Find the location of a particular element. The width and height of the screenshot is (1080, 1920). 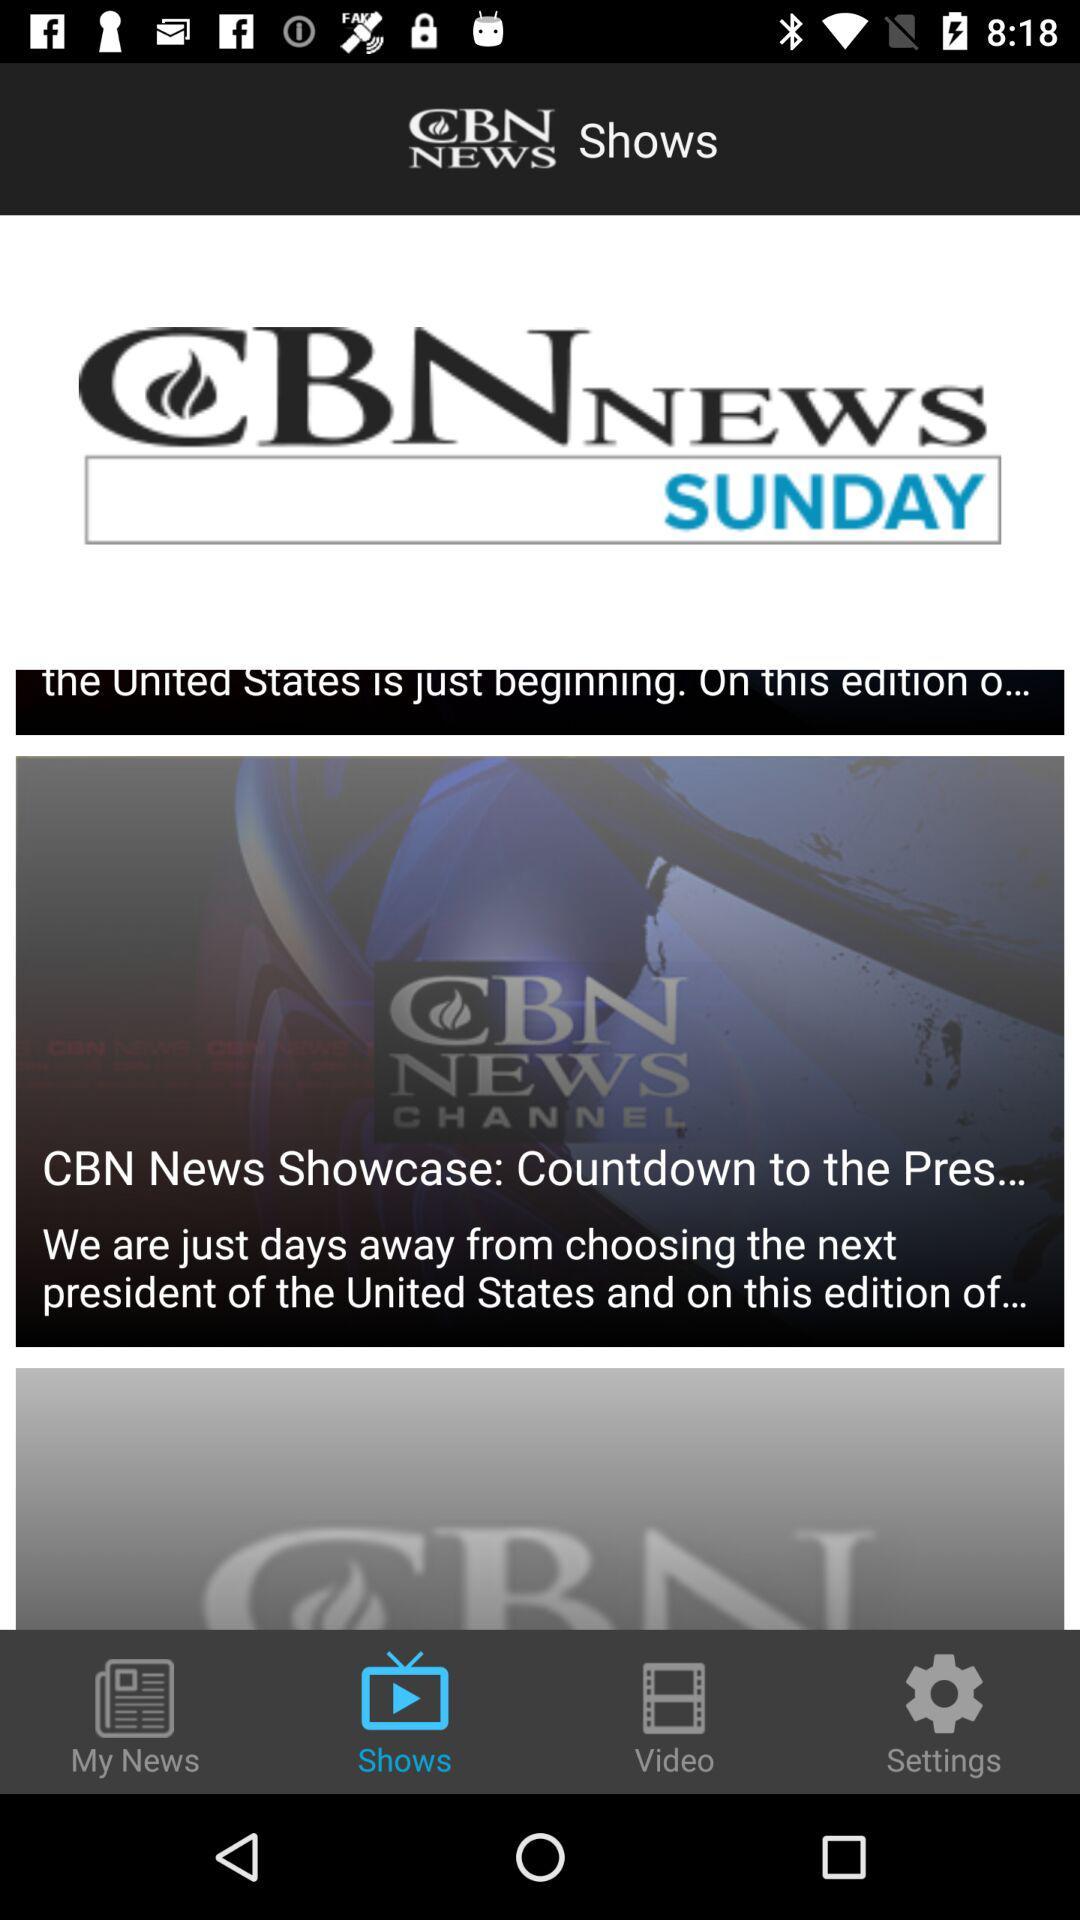

the item to the right of the video is located at coordinates (944, 1712).